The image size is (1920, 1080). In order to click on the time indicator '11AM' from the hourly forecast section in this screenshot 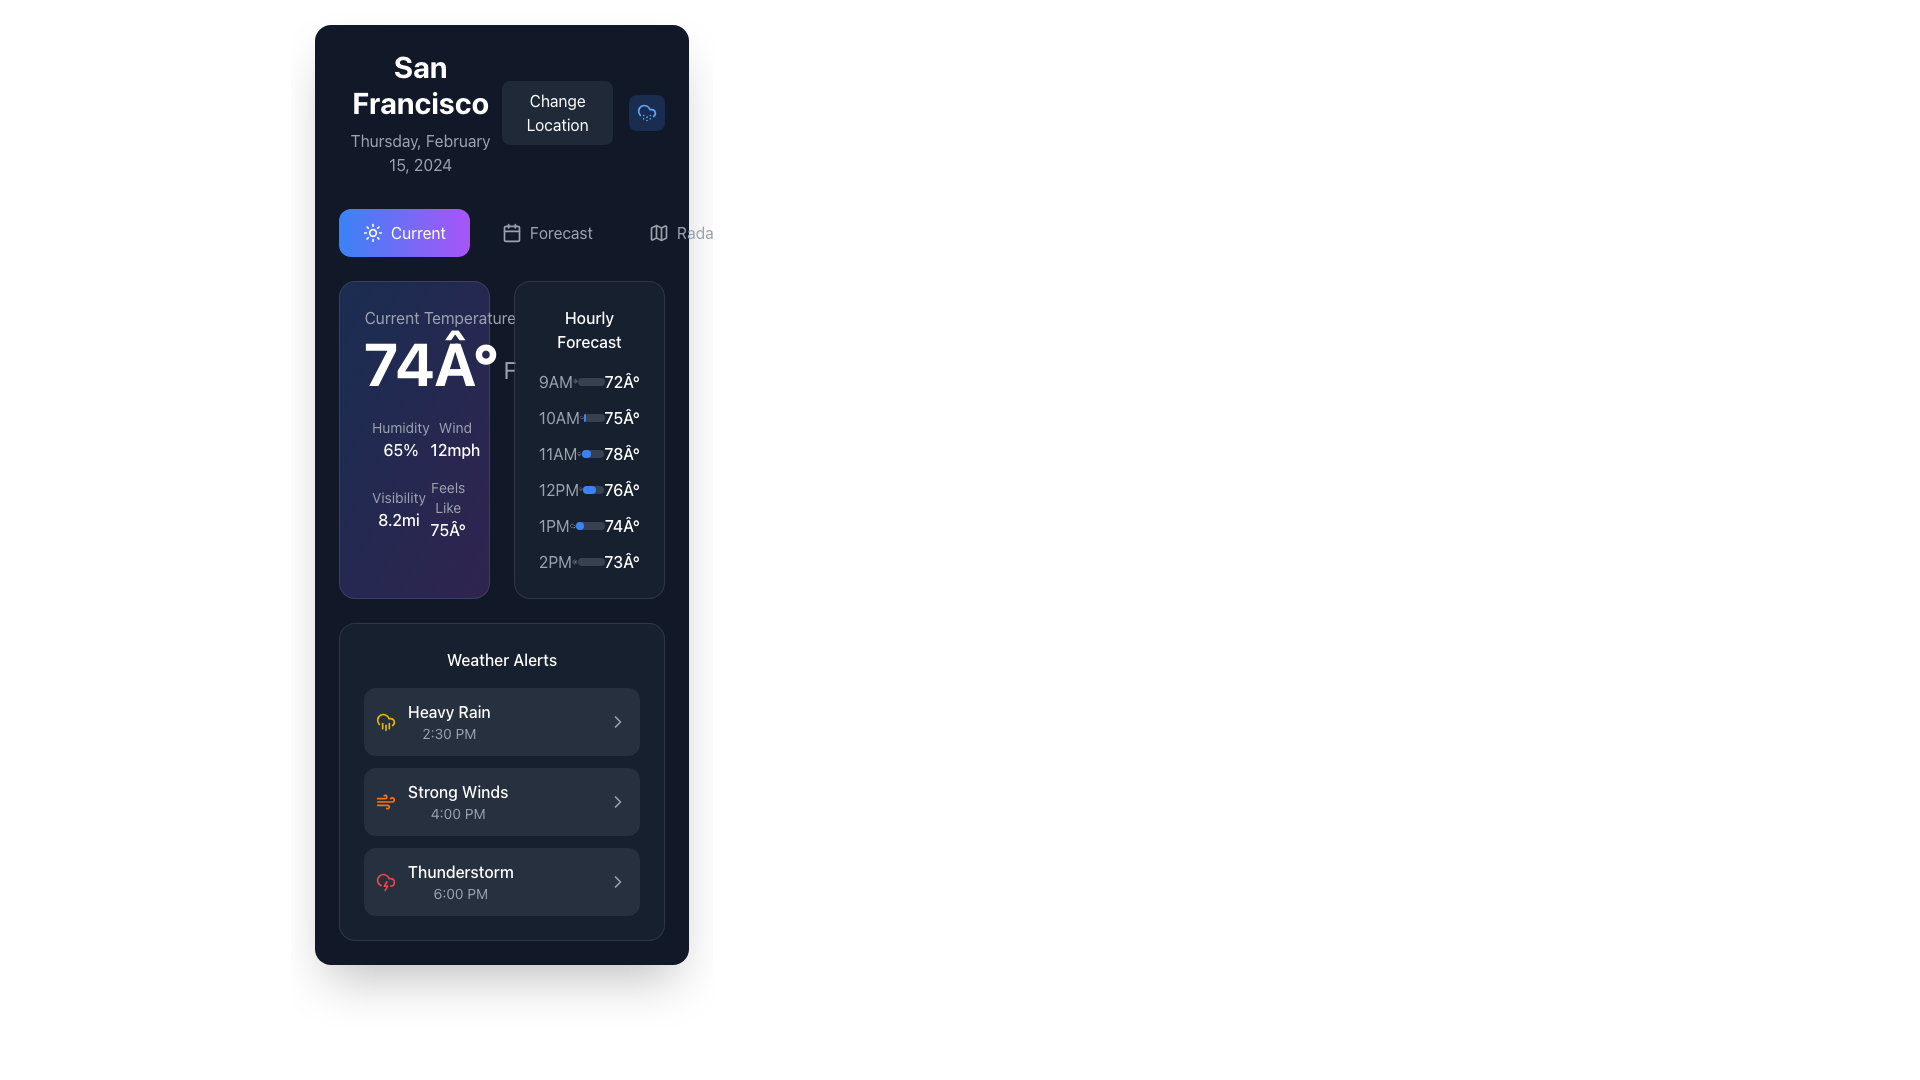, I will do `click(557, 454)`.